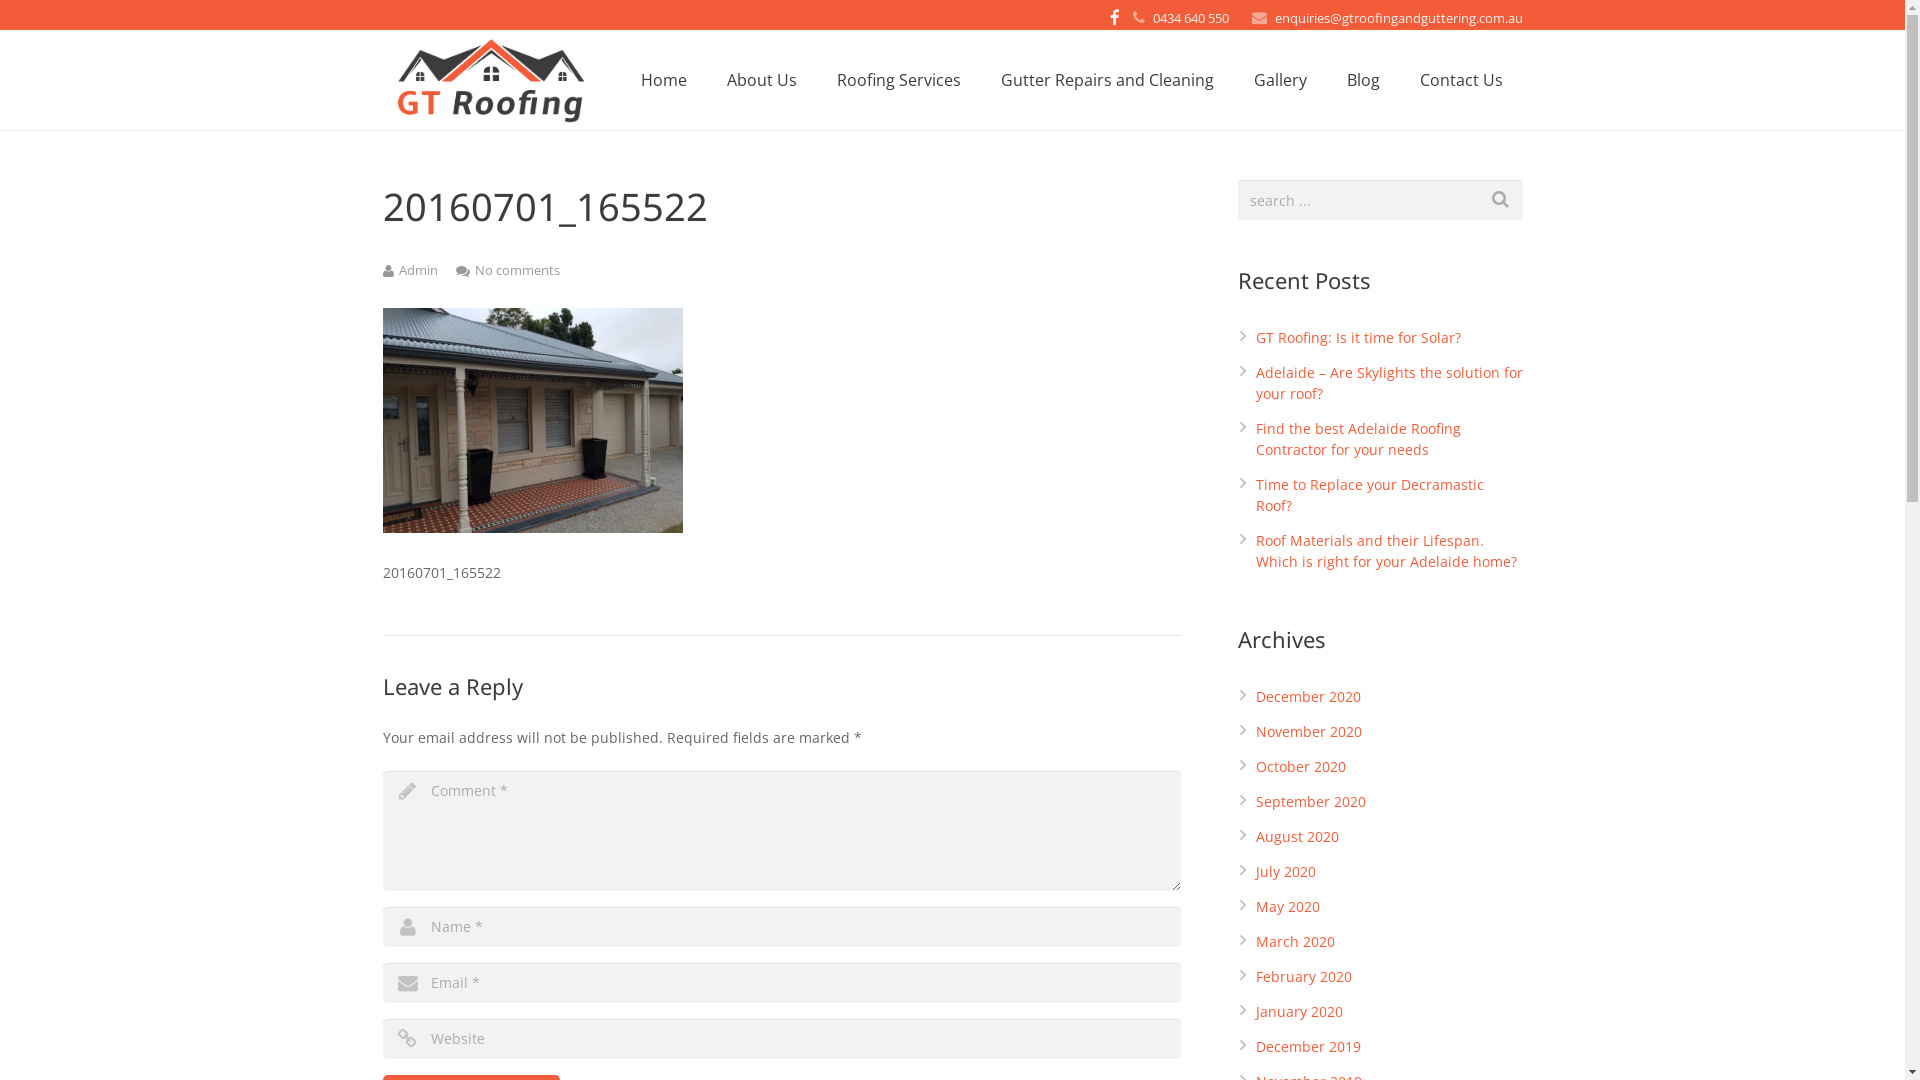 Image resolution: width=1920 pixels, height=1080 pixels. I want to click on 'GT Roofing: Is it time for Solar?', so click(1255, 336).